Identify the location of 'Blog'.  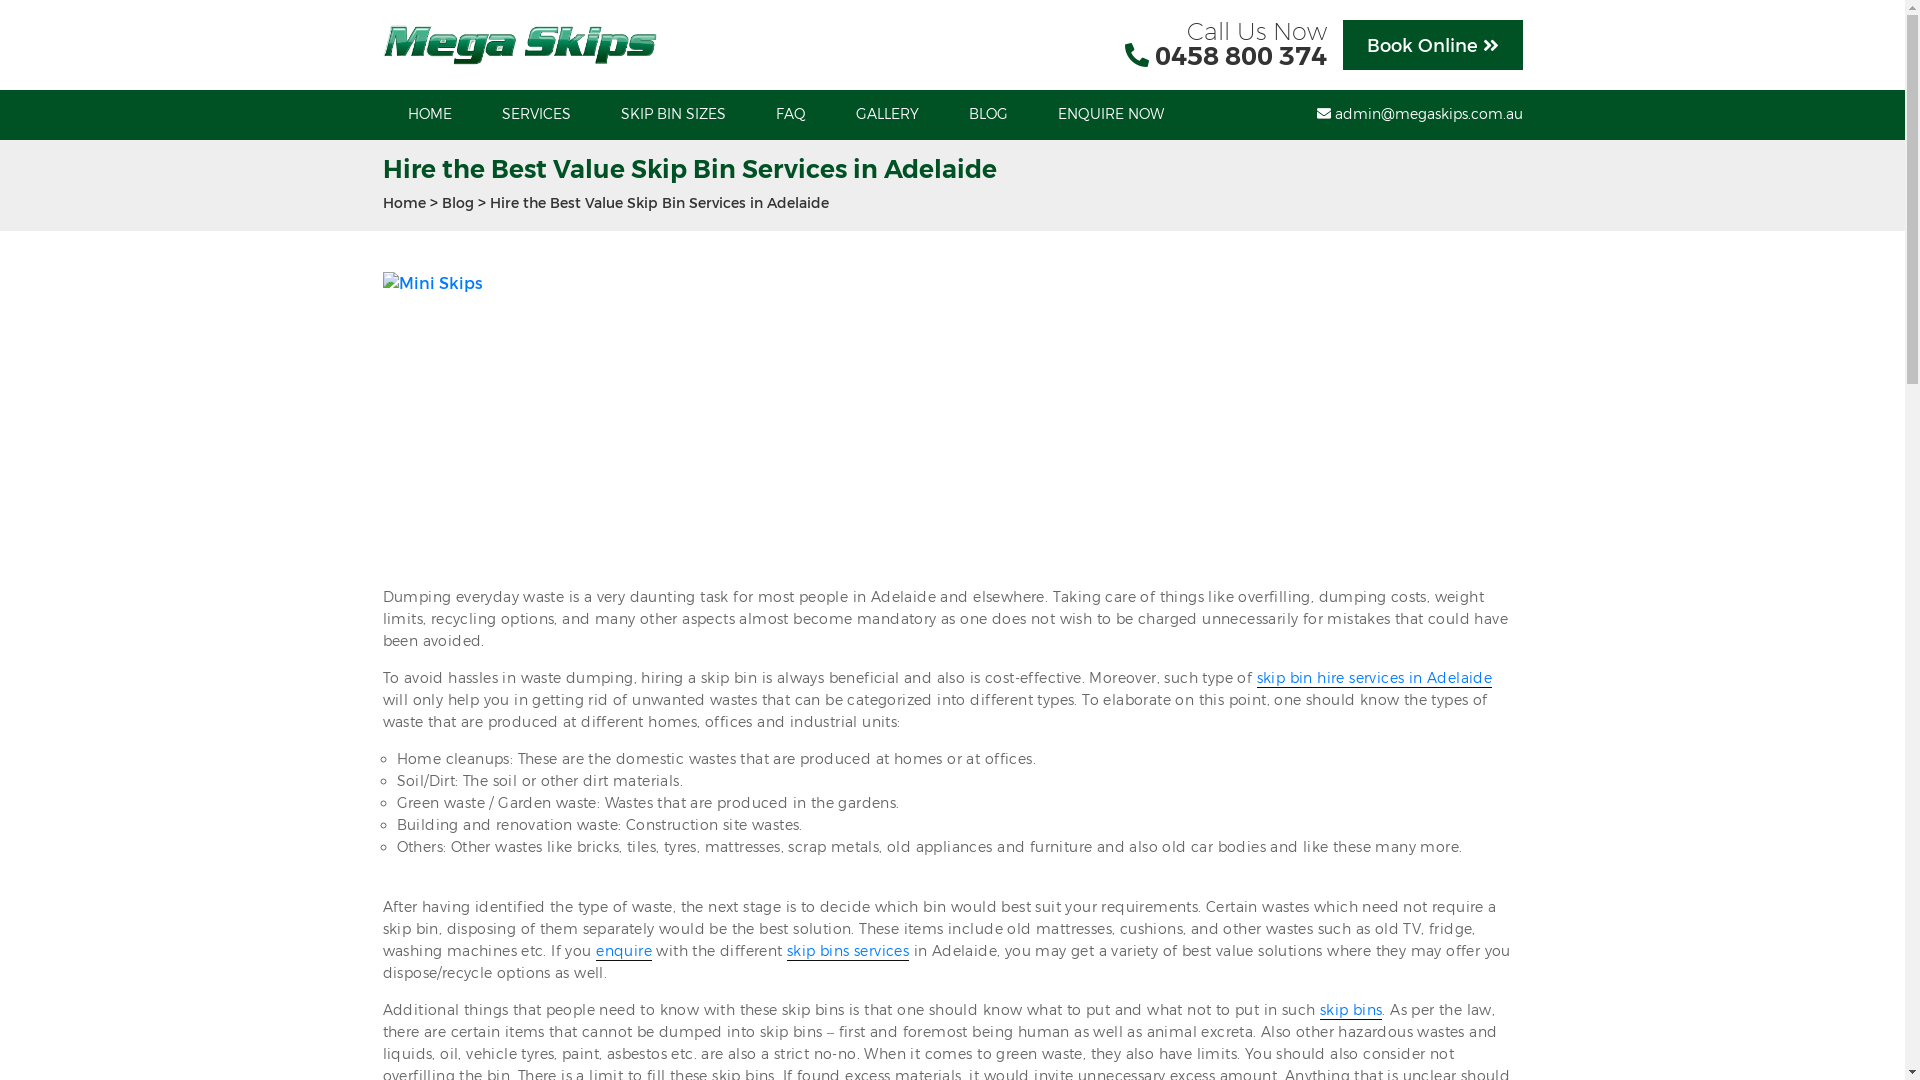
(456, 203).